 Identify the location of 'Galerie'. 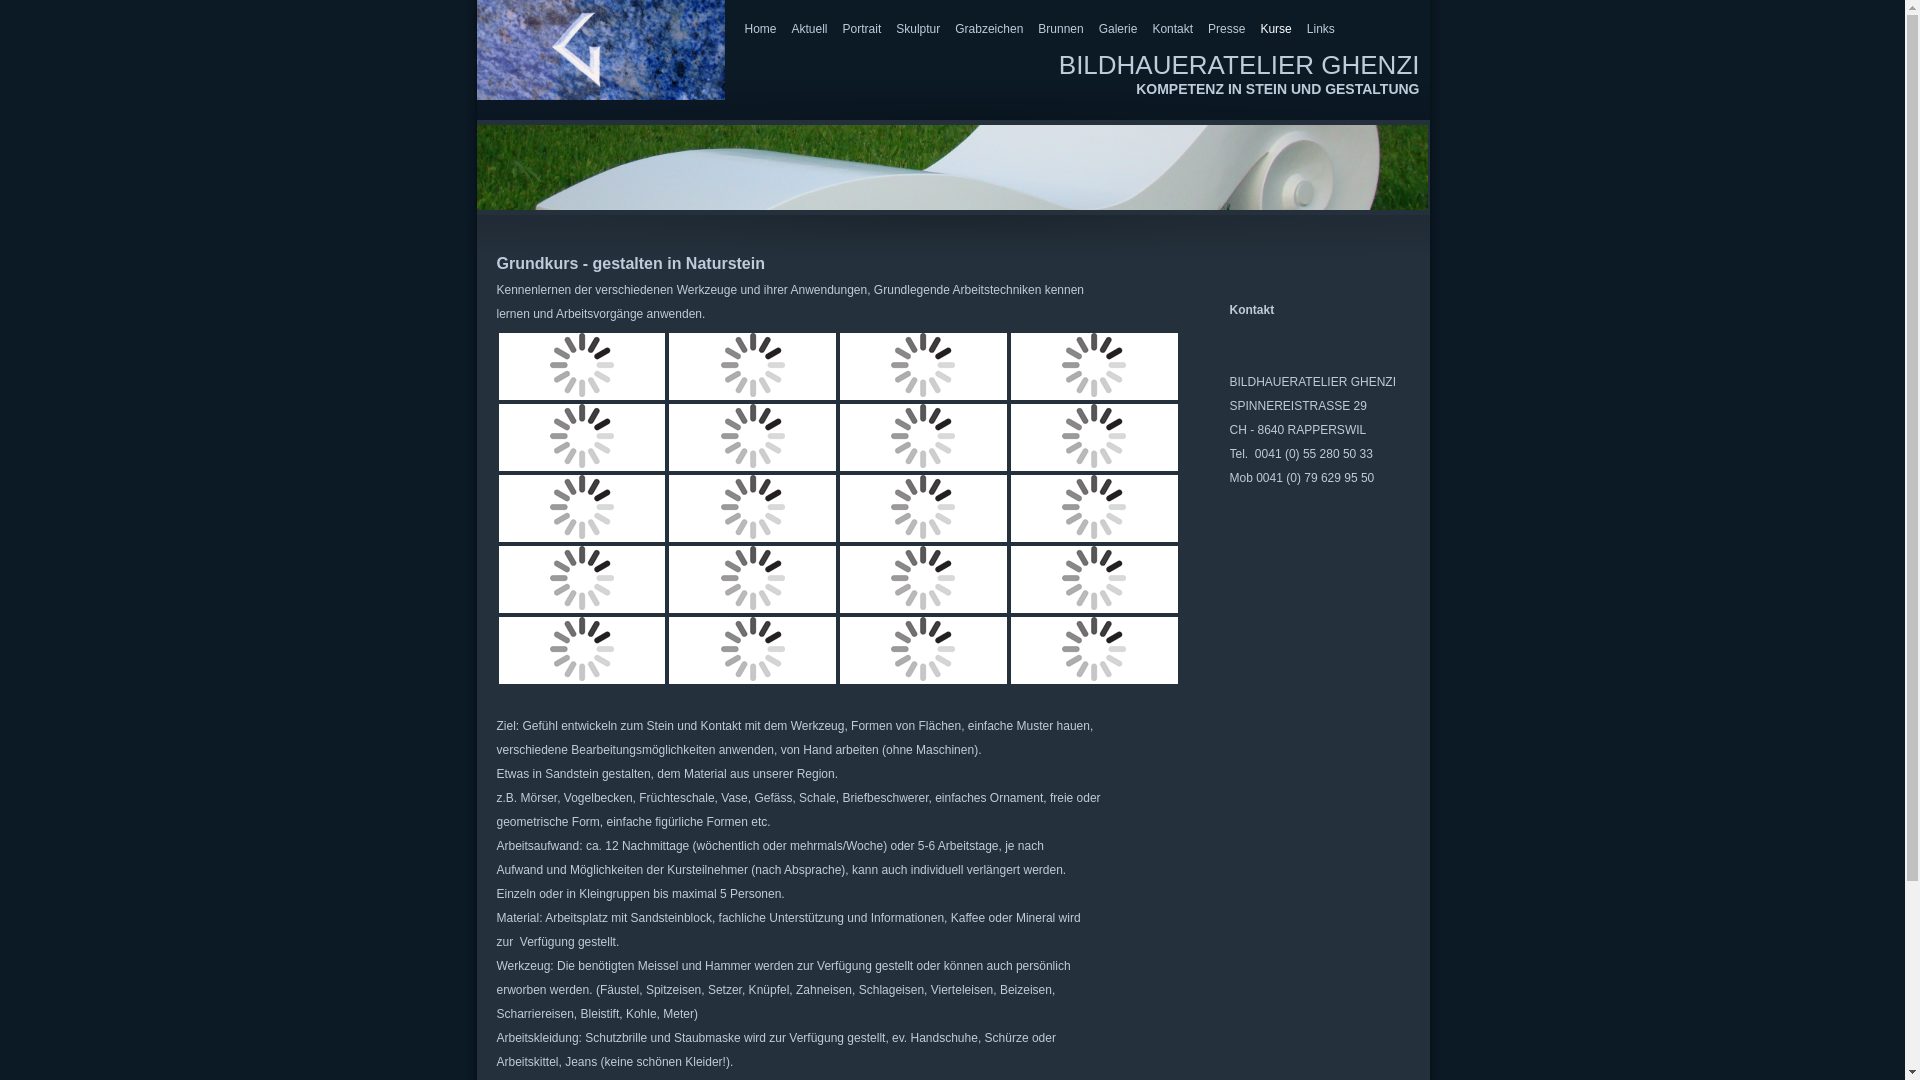
(1117, 29).